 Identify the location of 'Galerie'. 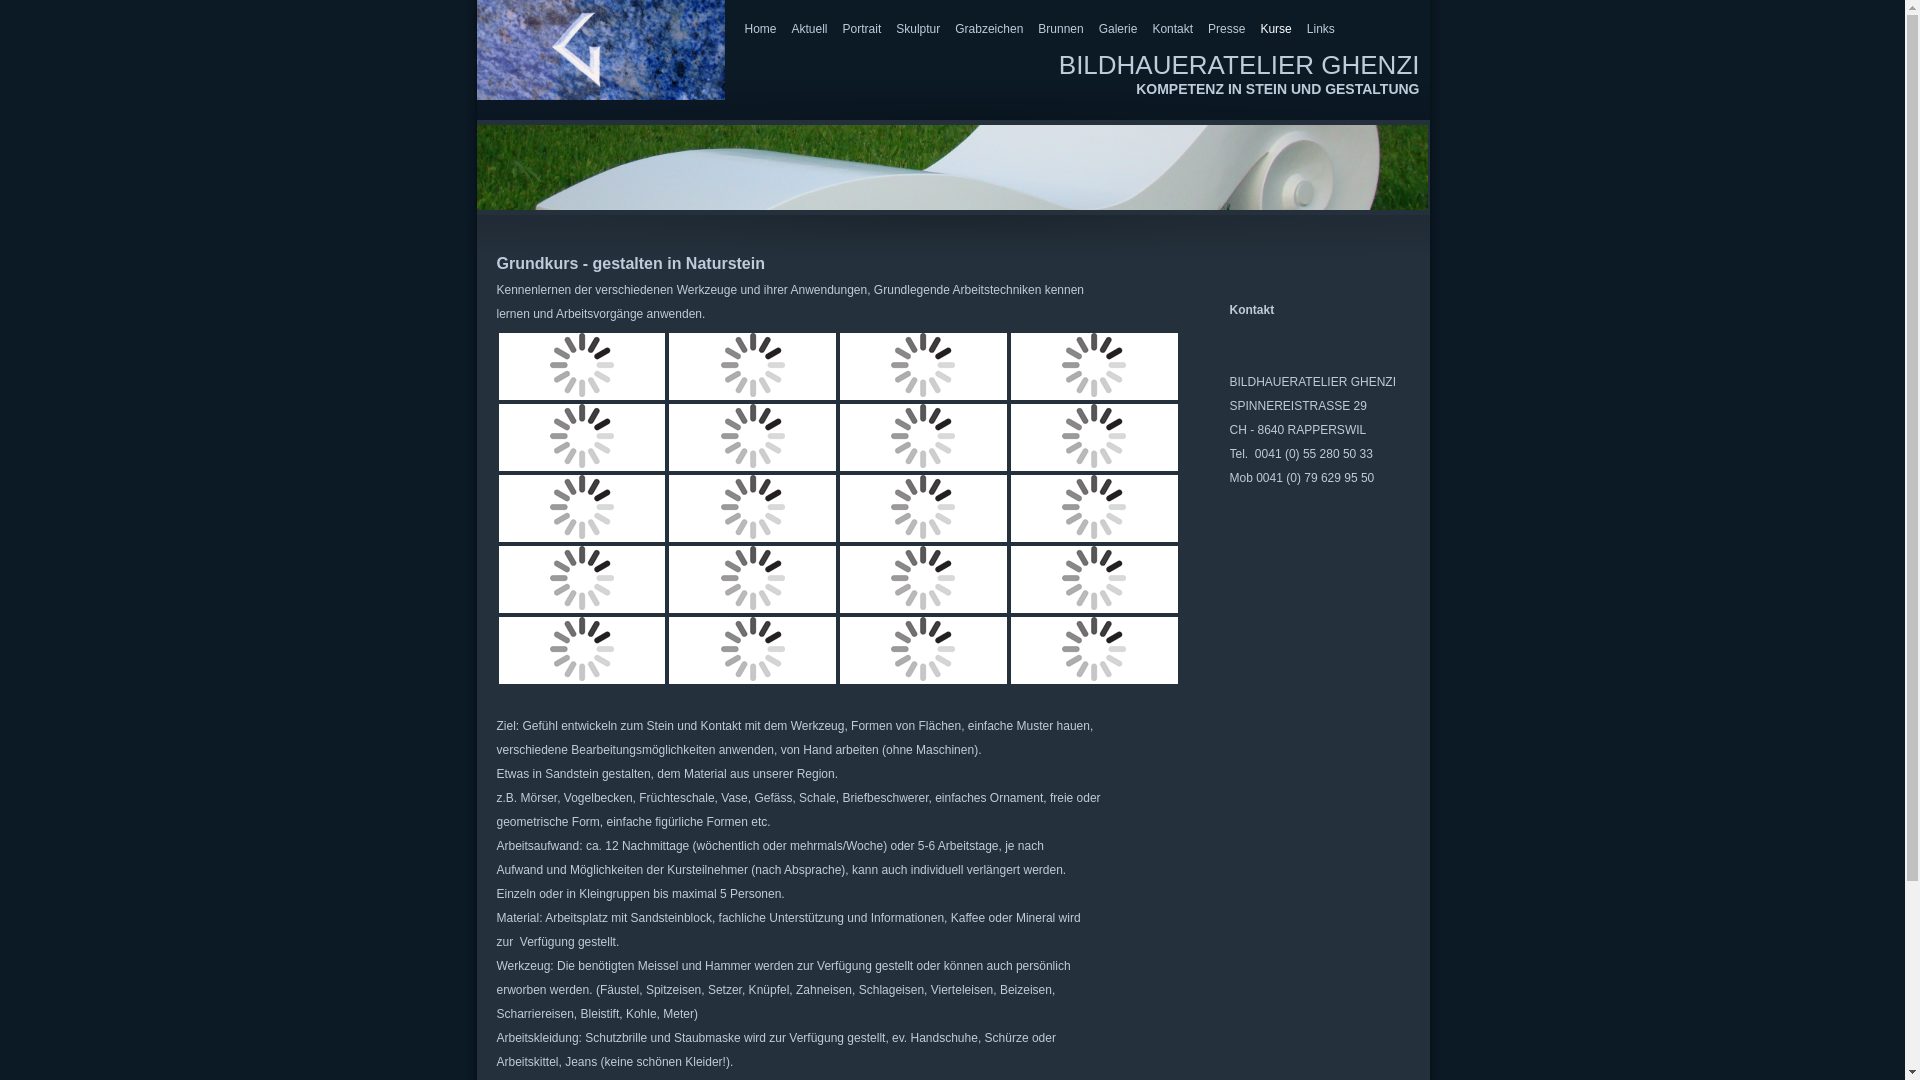
(1117, 29).